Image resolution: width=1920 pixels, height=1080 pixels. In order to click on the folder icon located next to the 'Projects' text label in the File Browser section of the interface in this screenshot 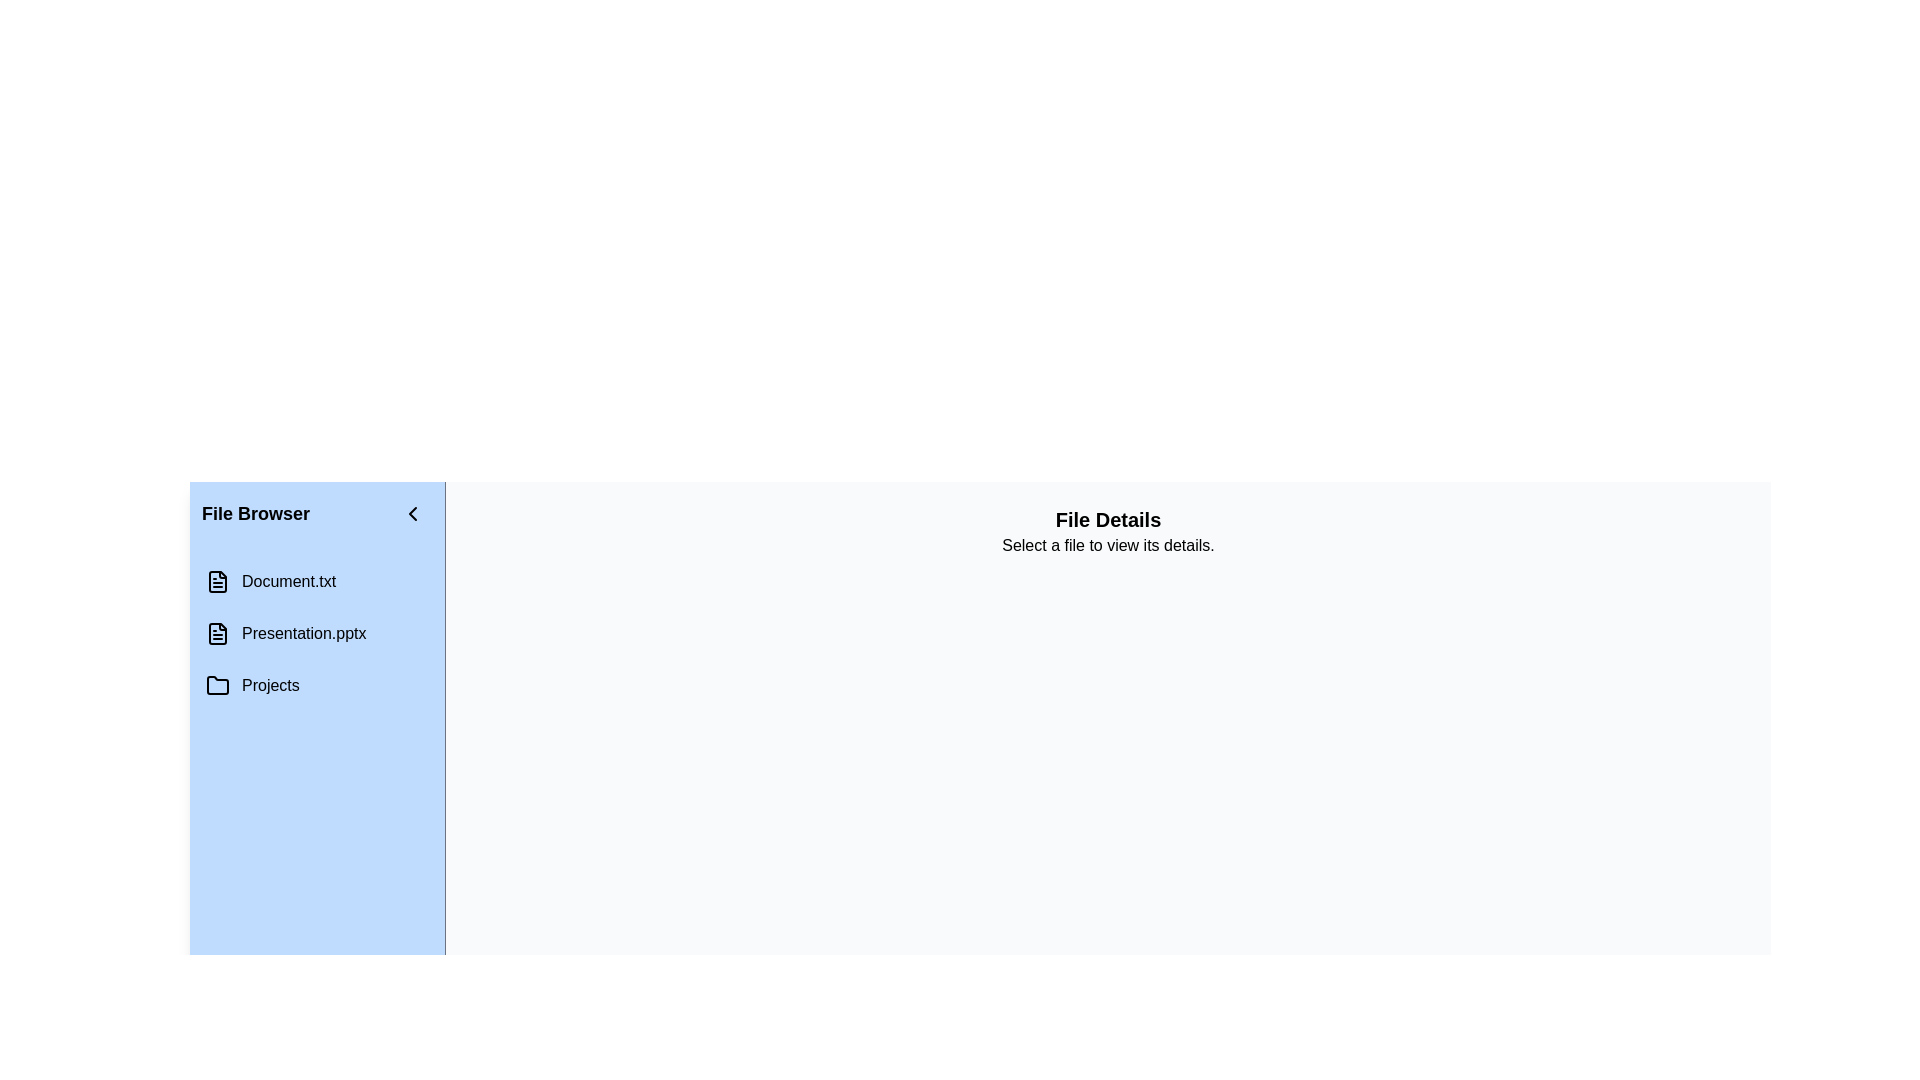, I will do `click(217, 684)`.